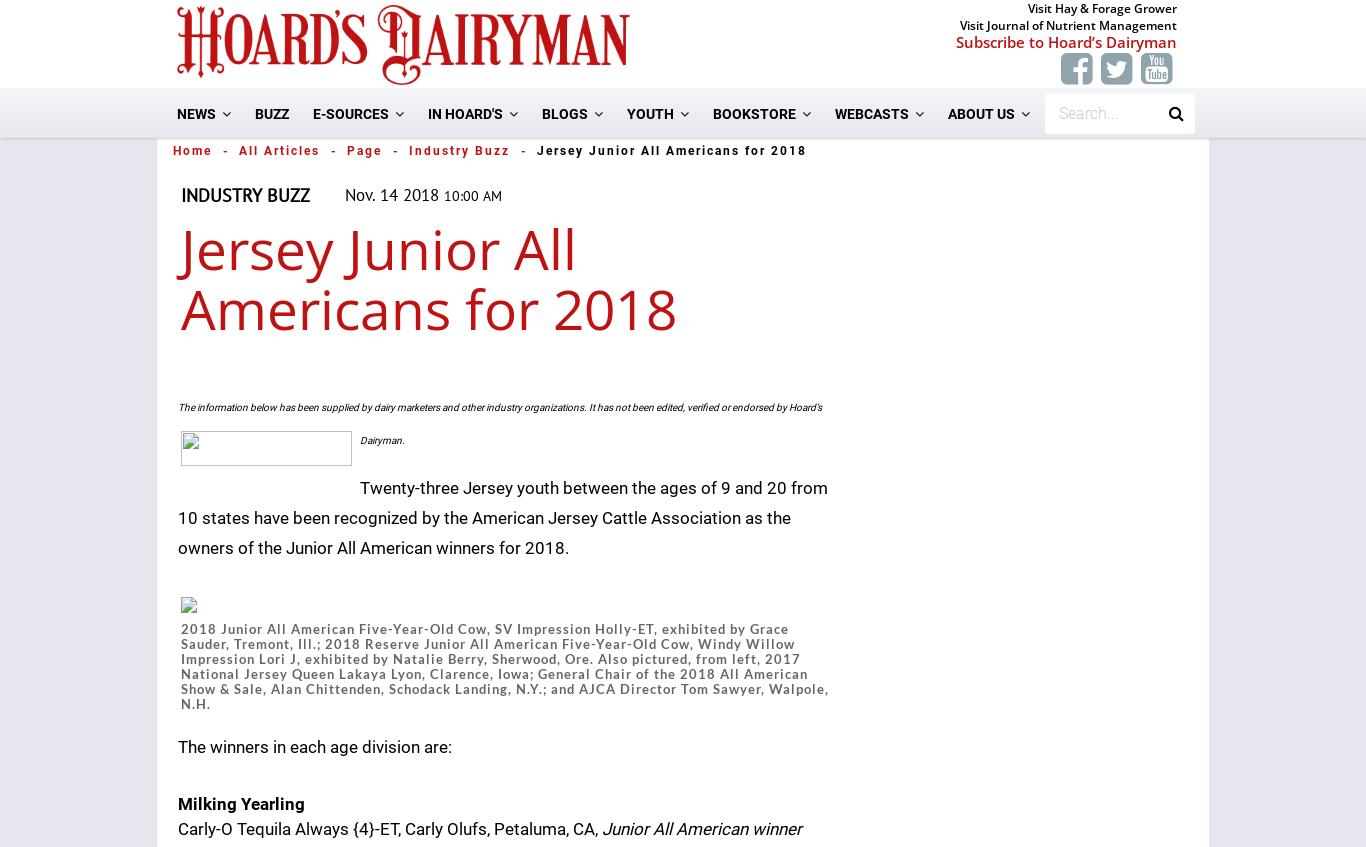  I want to click on 'Farm Blog', so click(600, 213).